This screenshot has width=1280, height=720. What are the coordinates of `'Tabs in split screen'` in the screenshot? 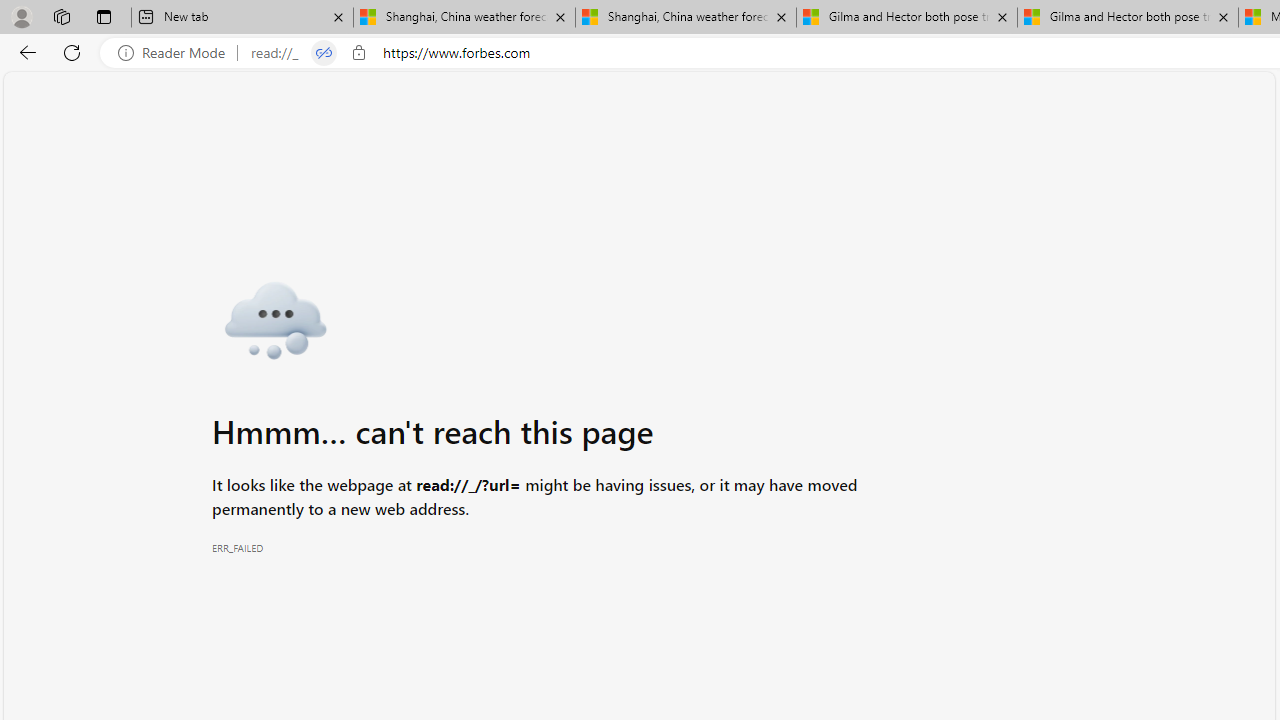 It's located at (323, 52).